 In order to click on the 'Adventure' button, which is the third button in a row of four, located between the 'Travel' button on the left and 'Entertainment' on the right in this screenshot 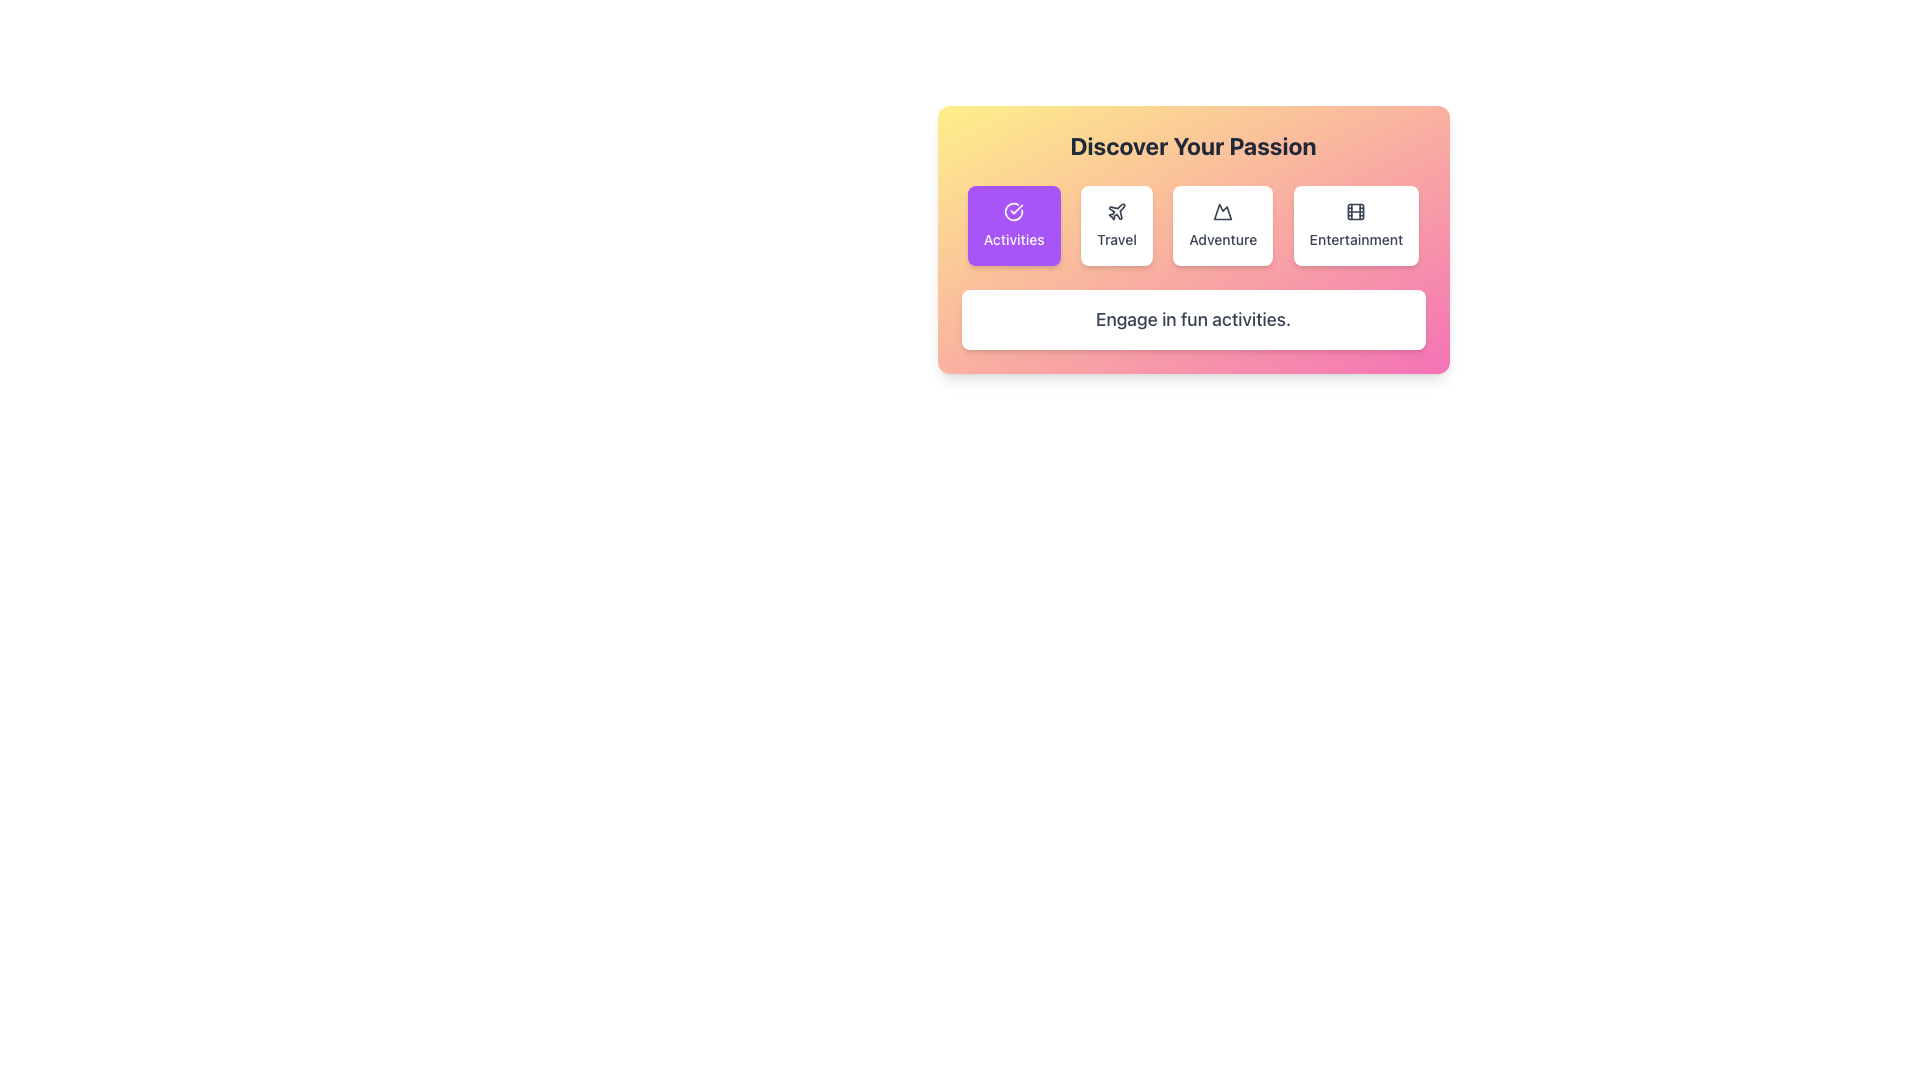, I will do `click(1222, 225)`.